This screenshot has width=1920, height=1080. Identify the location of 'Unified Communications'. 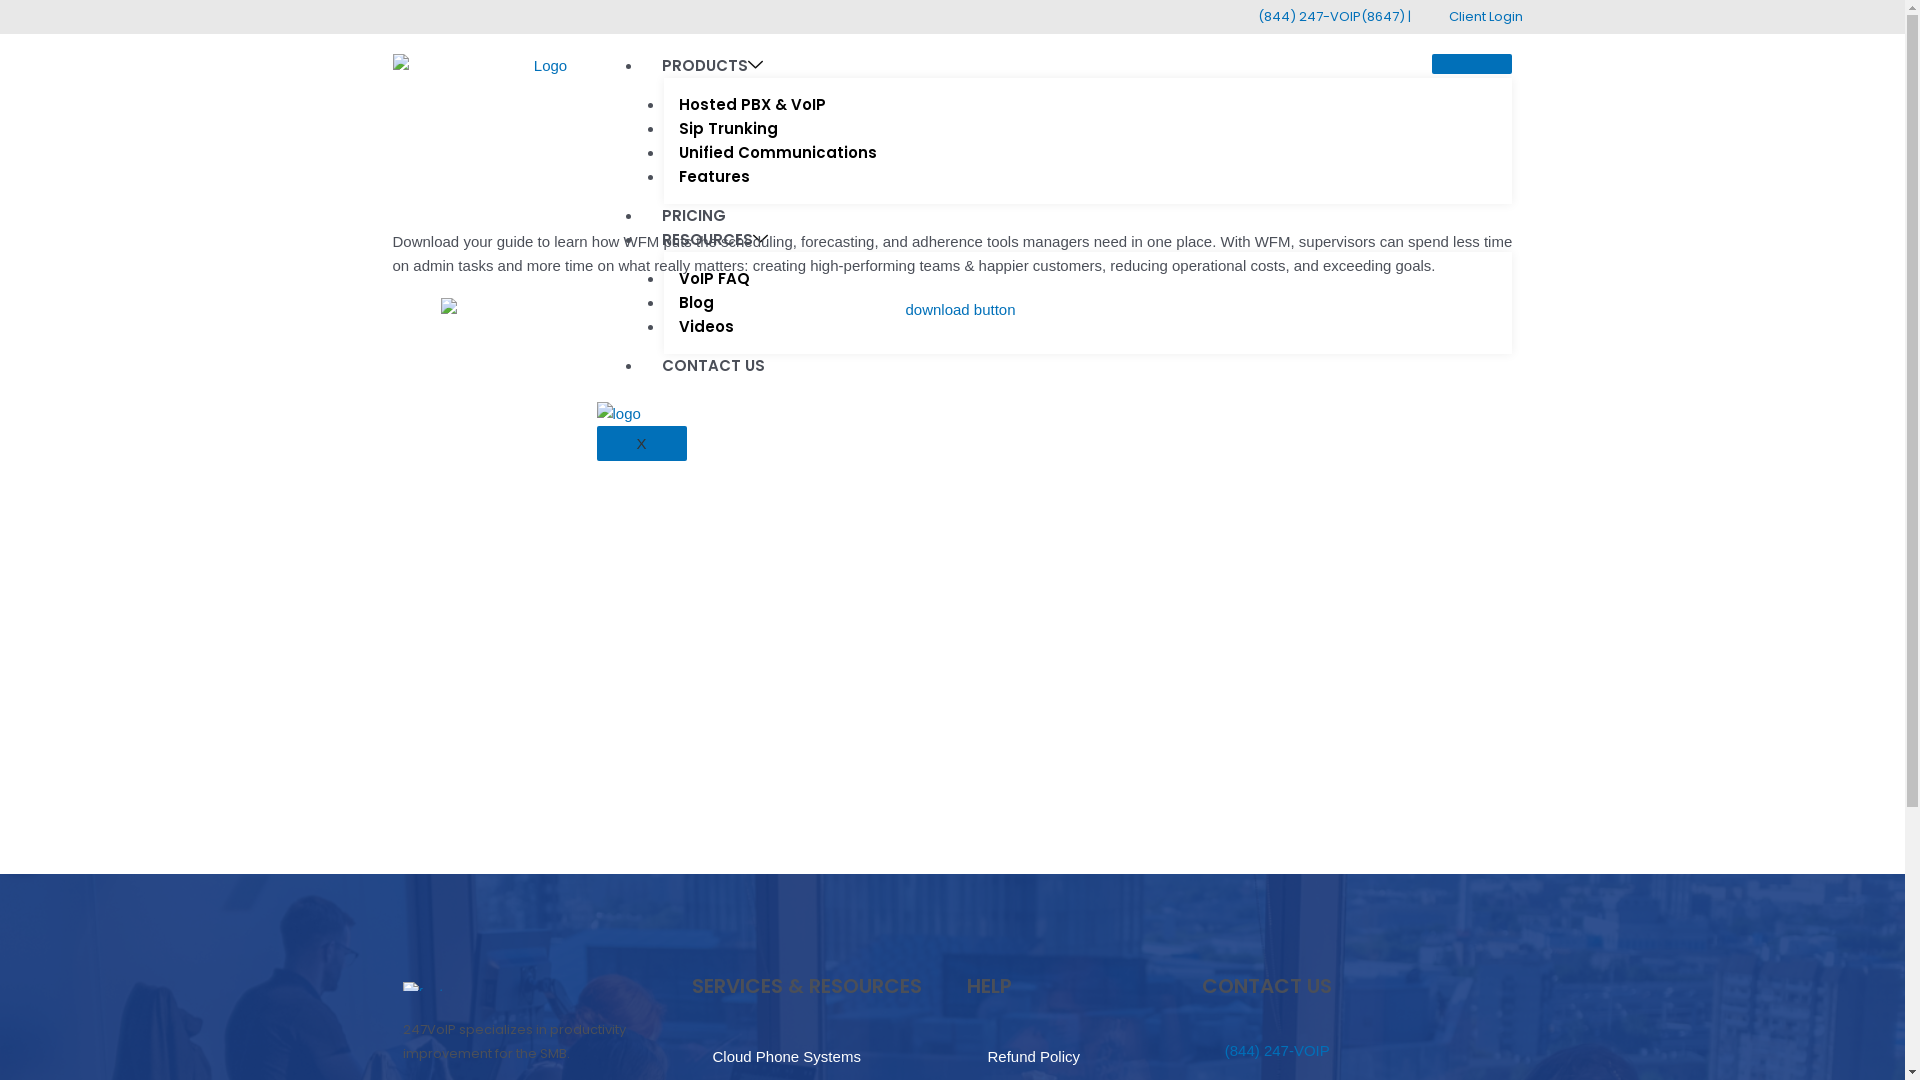
(776, 151).